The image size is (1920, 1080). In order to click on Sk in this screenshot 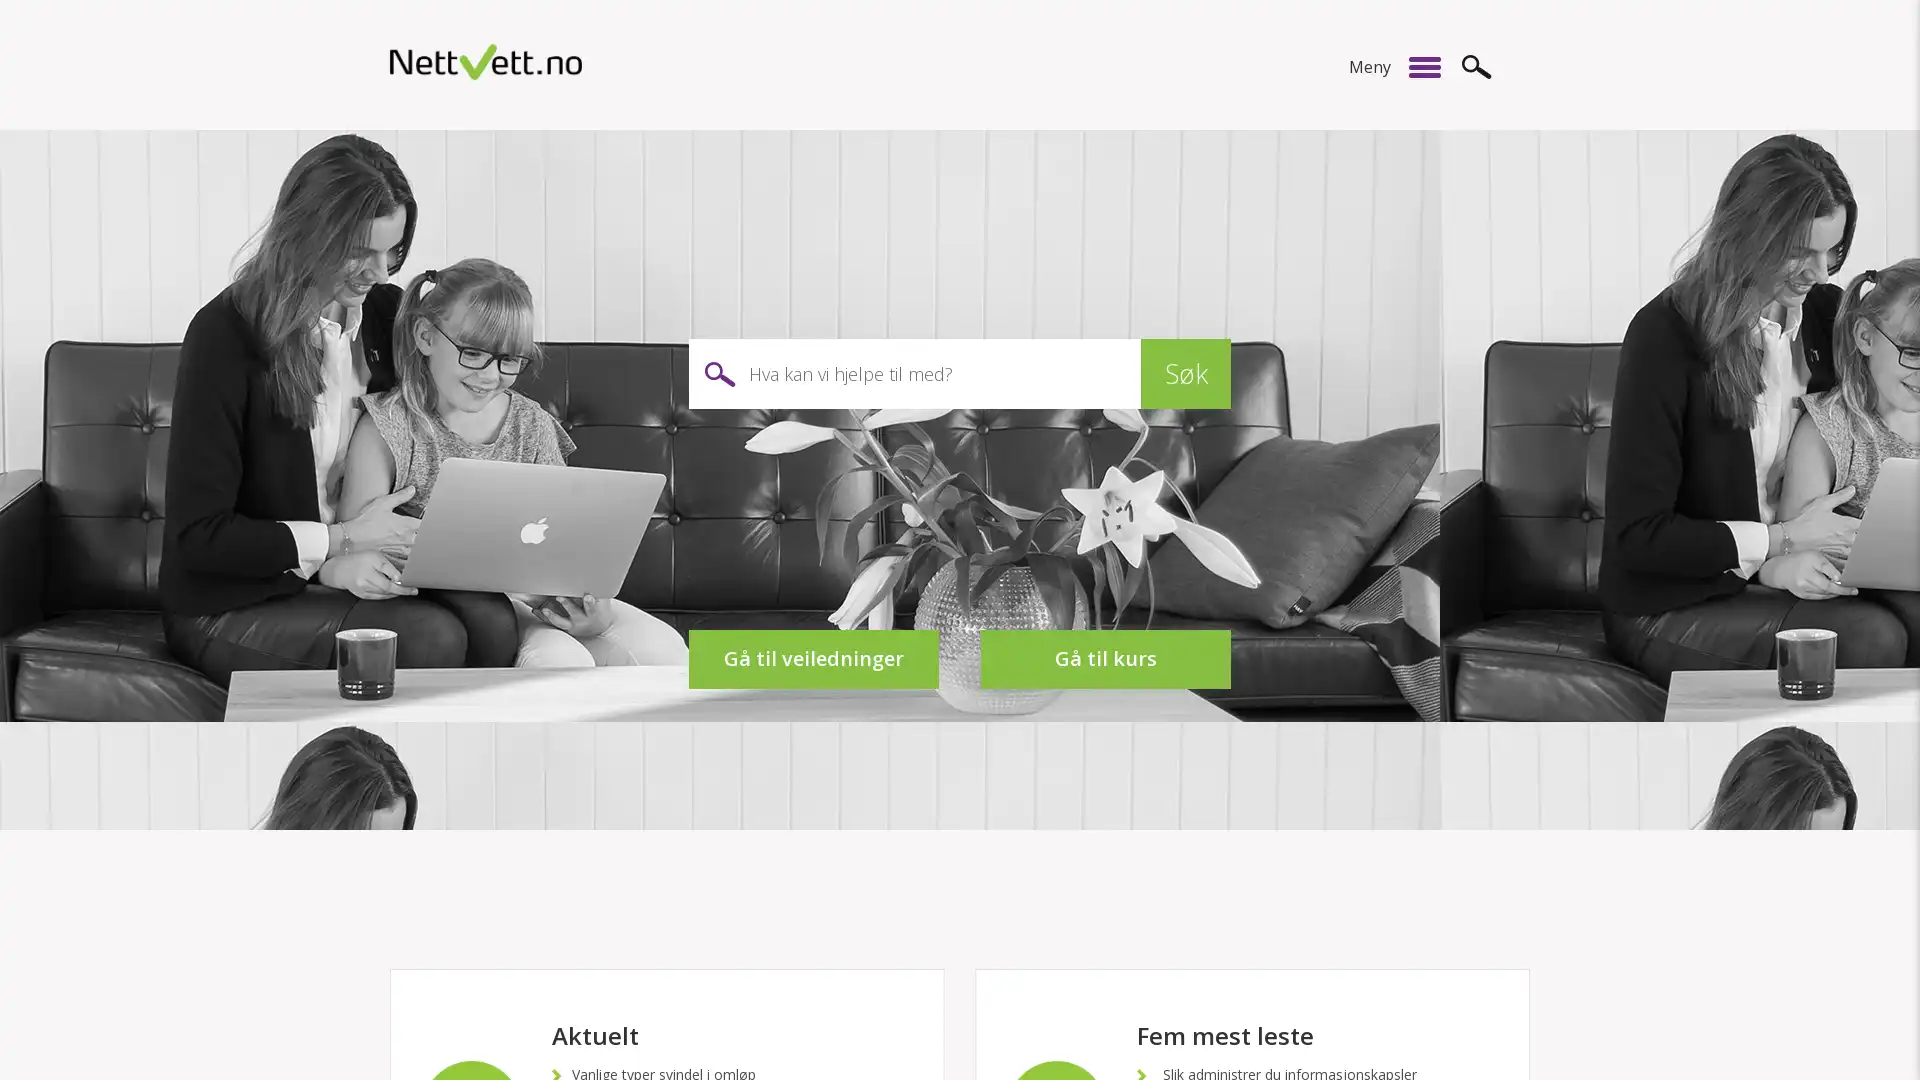, I will do `click(1185, 374)`.